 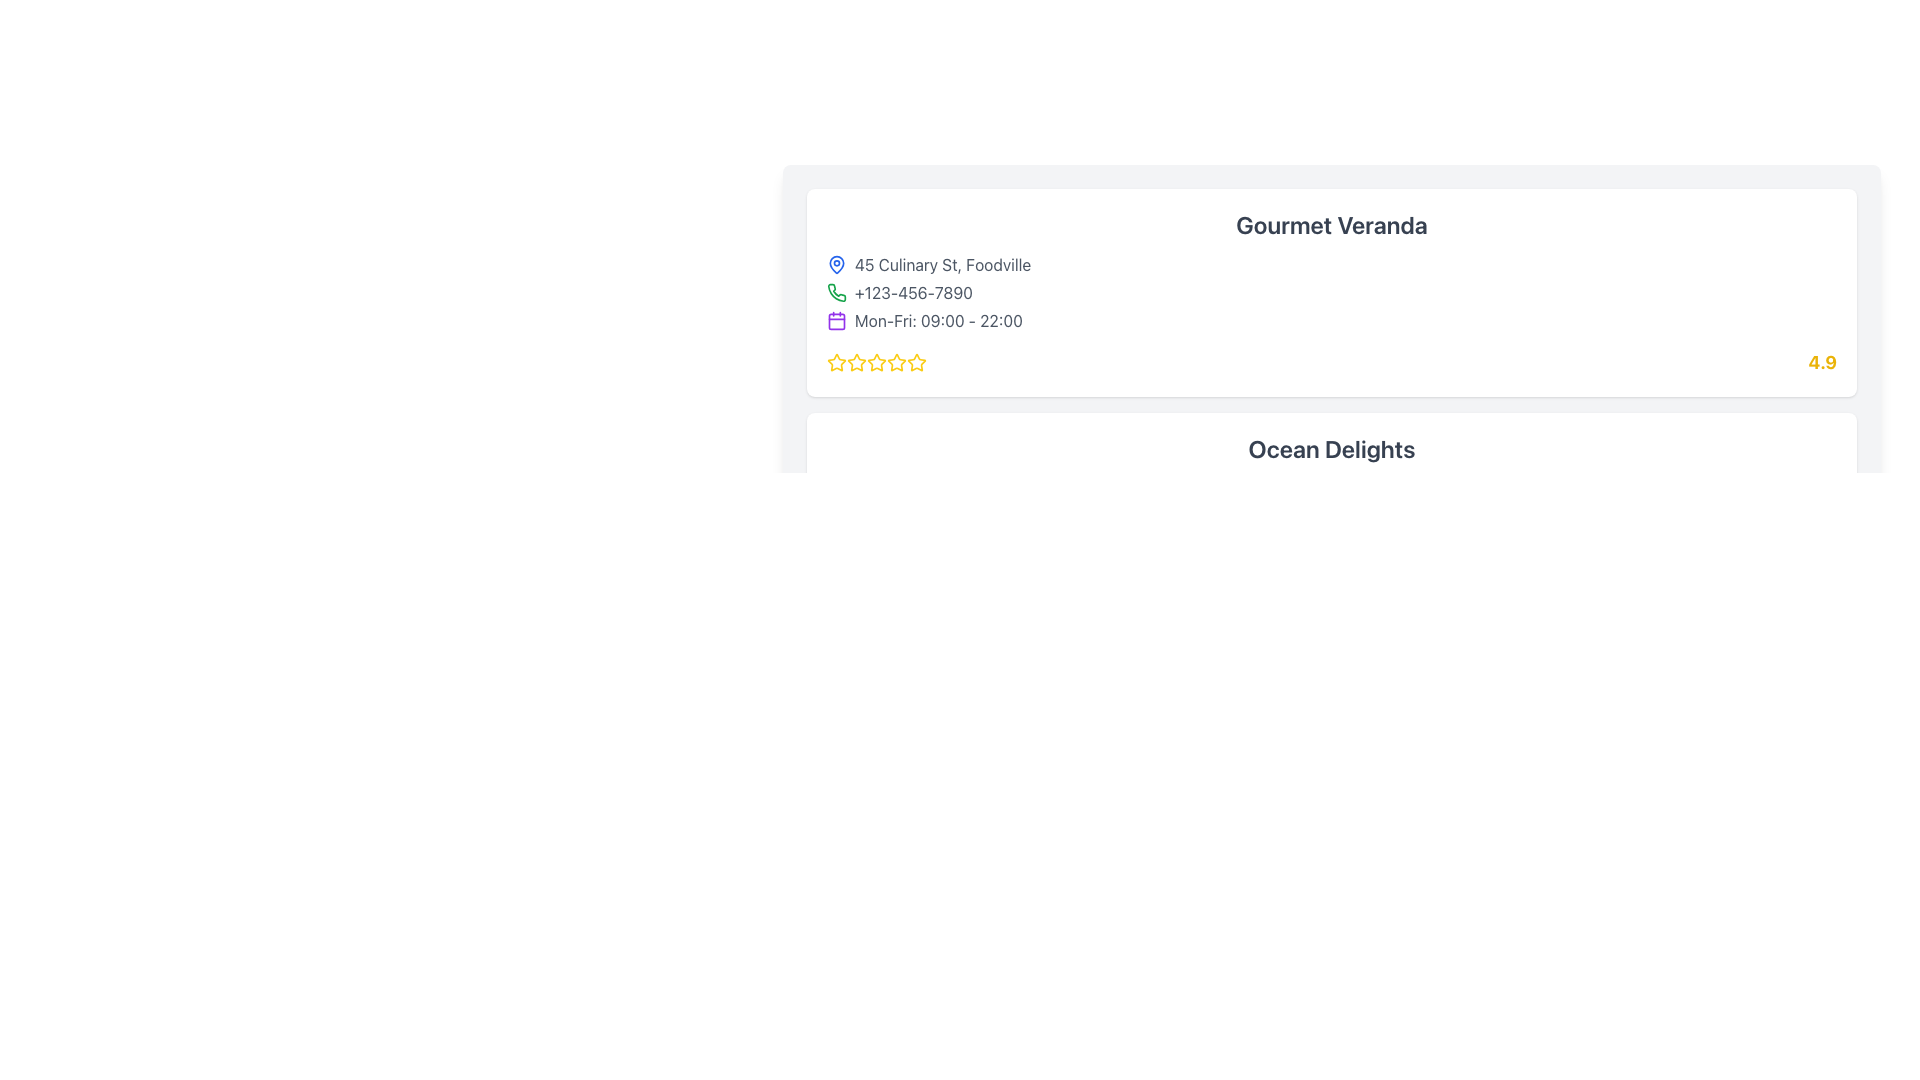 I want to click on the first star icon in the rating indicator of the 'Gourmet Veranda' card, which has a yellow border and white center, so click(x=857, y=362).